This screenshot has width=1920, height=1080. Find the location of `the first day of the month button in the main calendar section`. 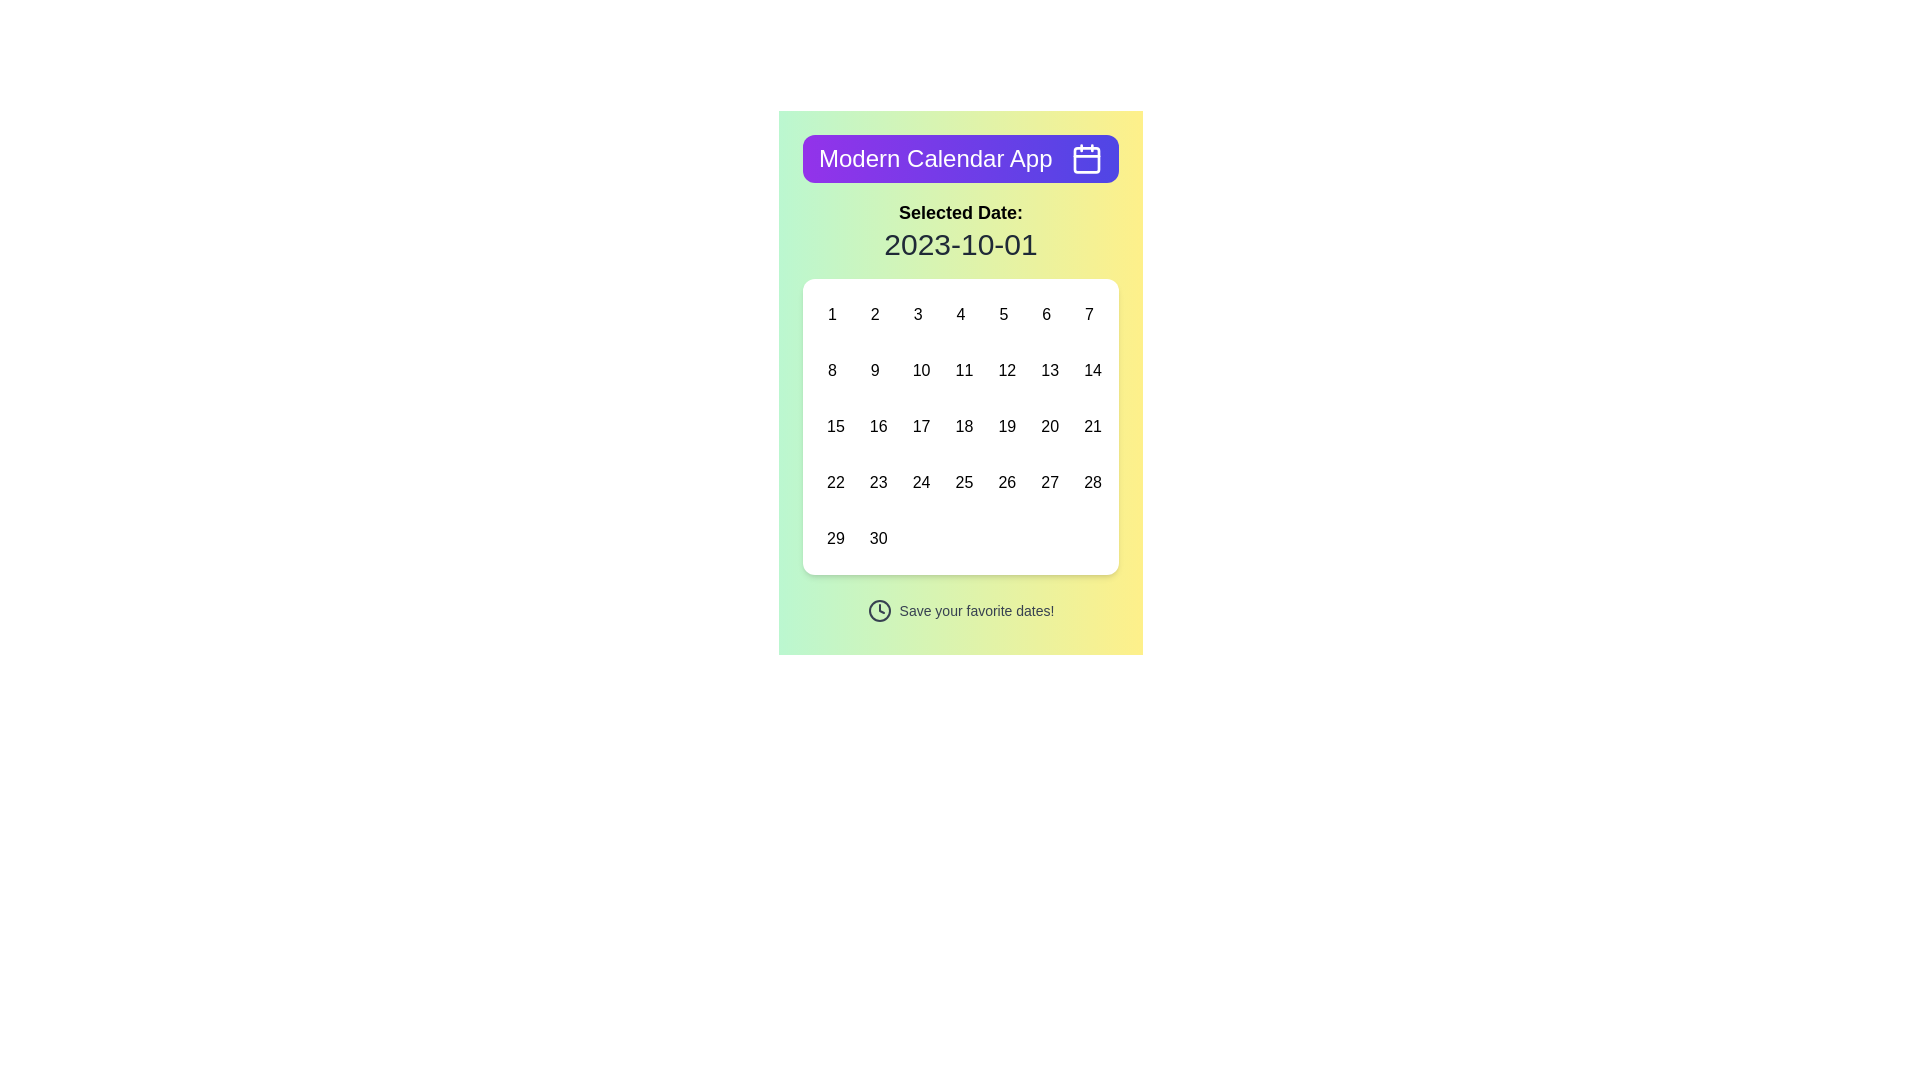

the first day of the month button in the main calendar section is located at coordinates (832, 315).